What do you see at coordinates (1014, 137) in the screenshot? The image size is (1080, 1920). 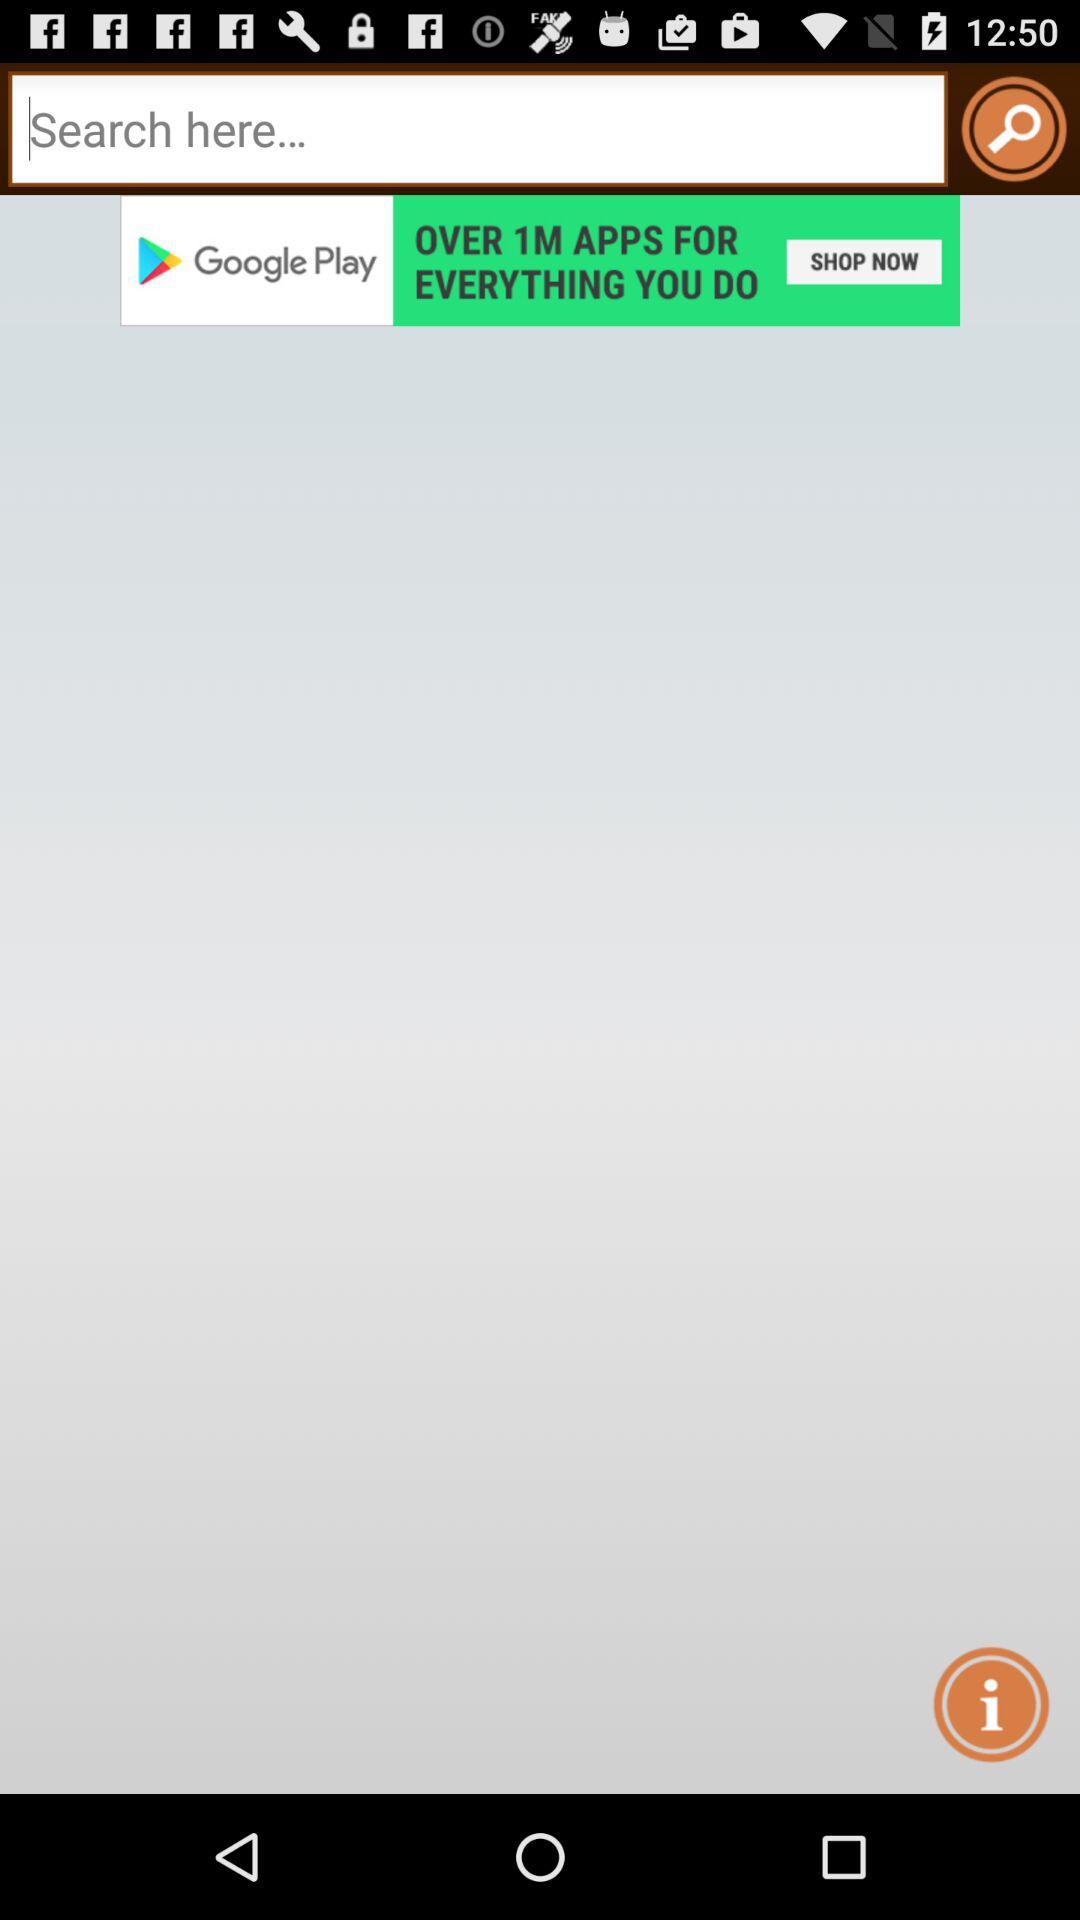 I see `the search icon` at bounding box center [1014, 137].